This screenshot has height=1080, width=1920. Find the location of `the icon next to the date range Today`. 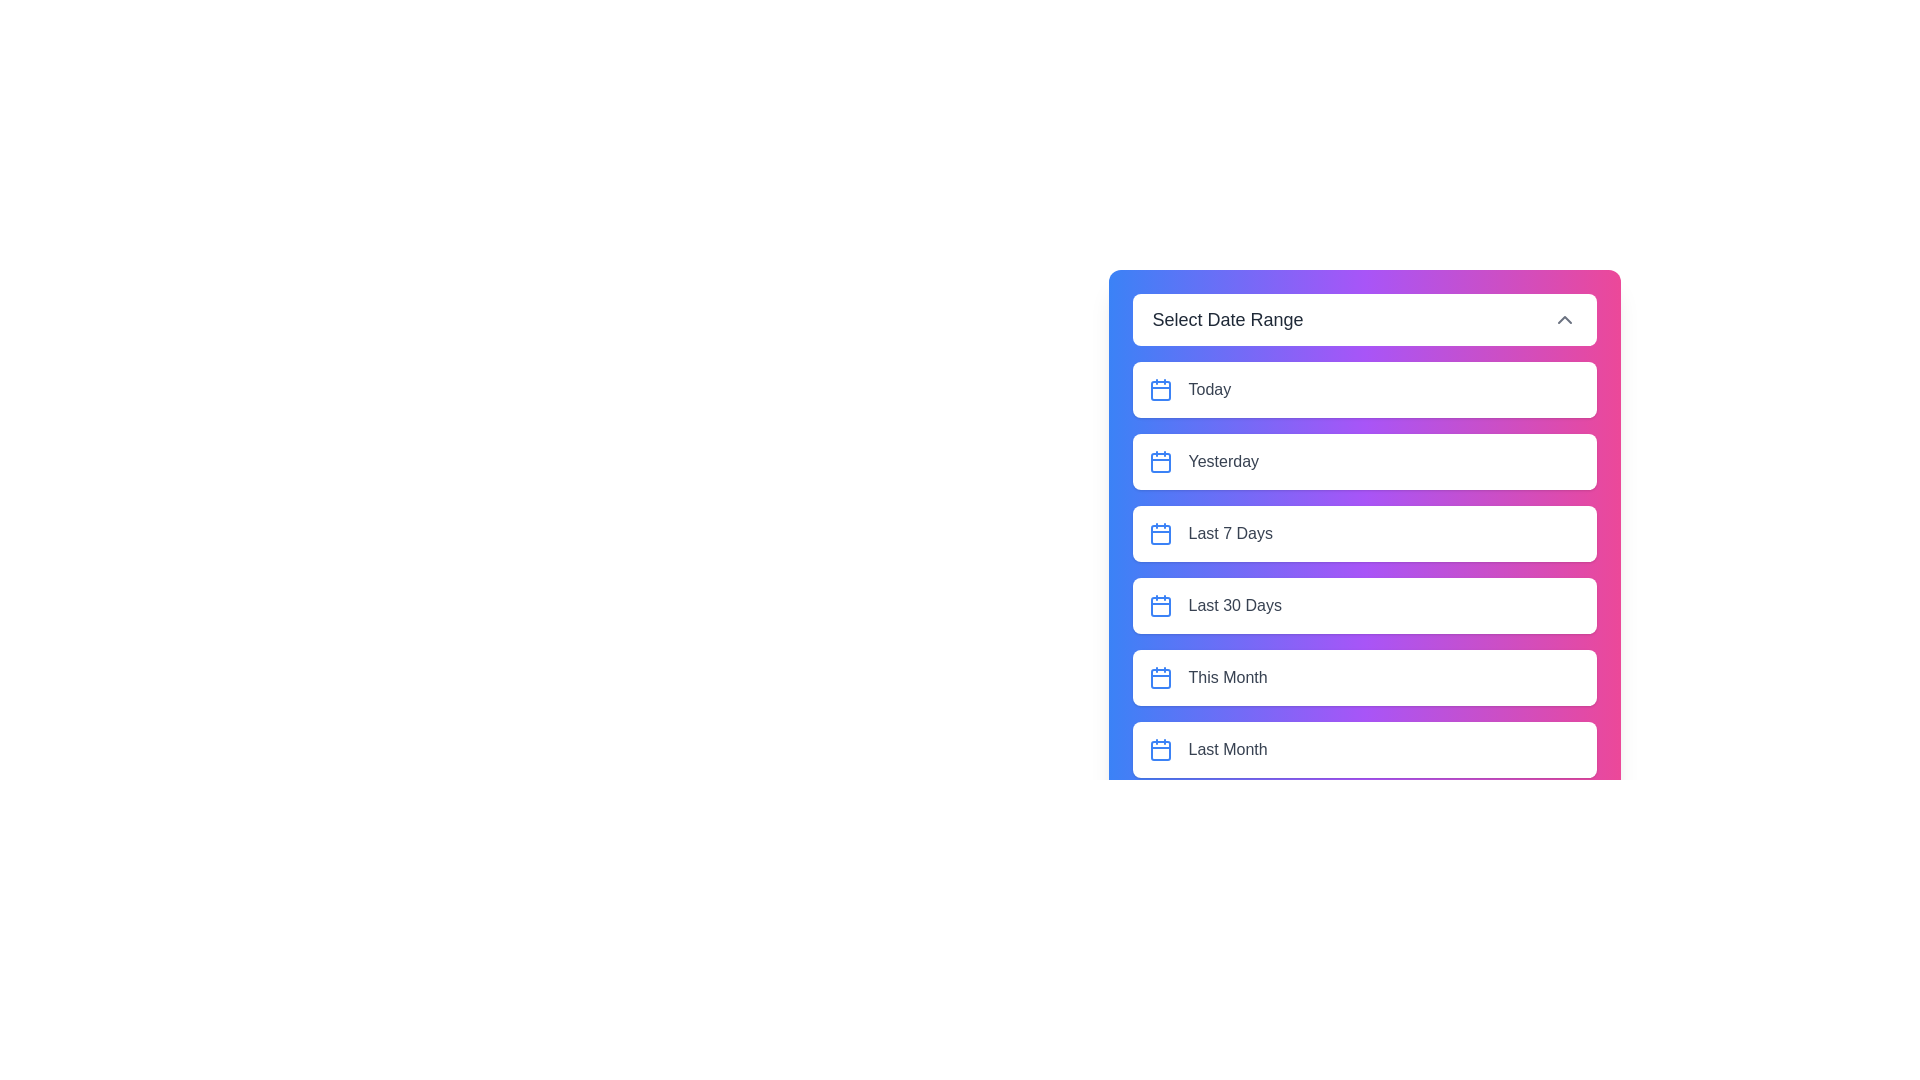

the icon next to the date range Today is located at coordinates (1160, 389).